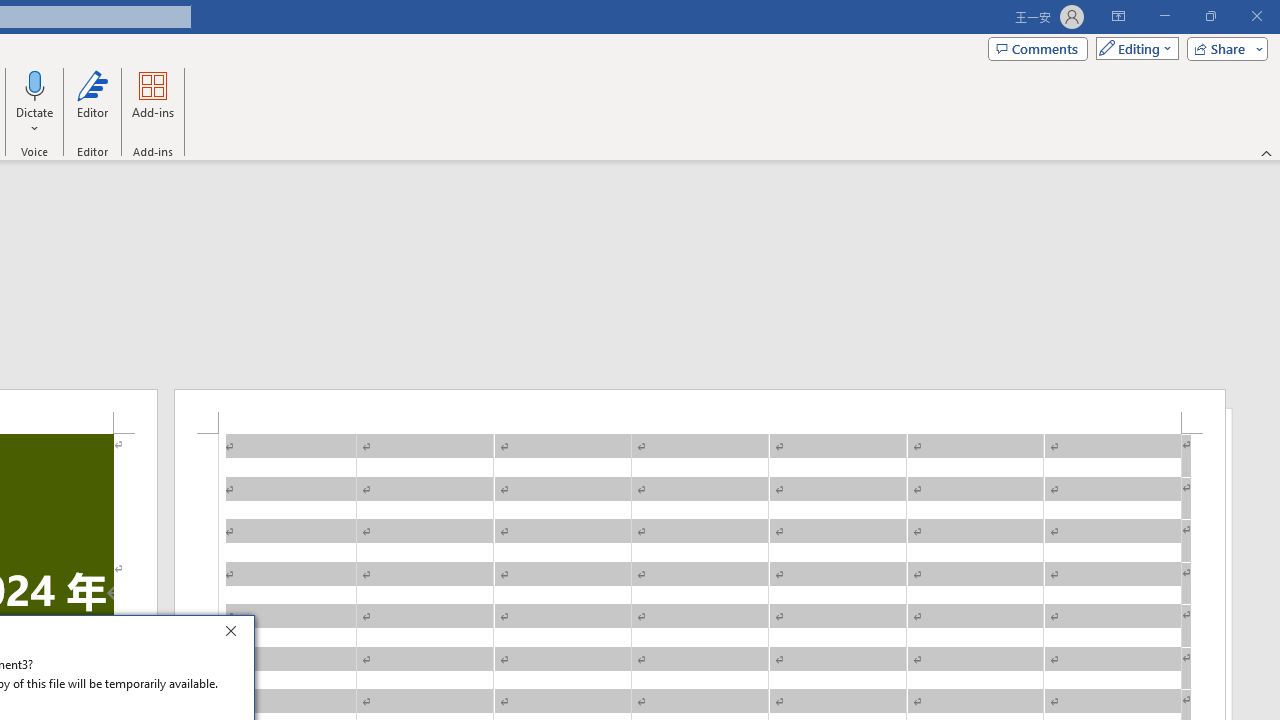 This screenshot has height=720, width=1280. What do you see at coordinates (35, 84) in the screenshot?
I see `'Dictate'` at bounding box center [35, 84].